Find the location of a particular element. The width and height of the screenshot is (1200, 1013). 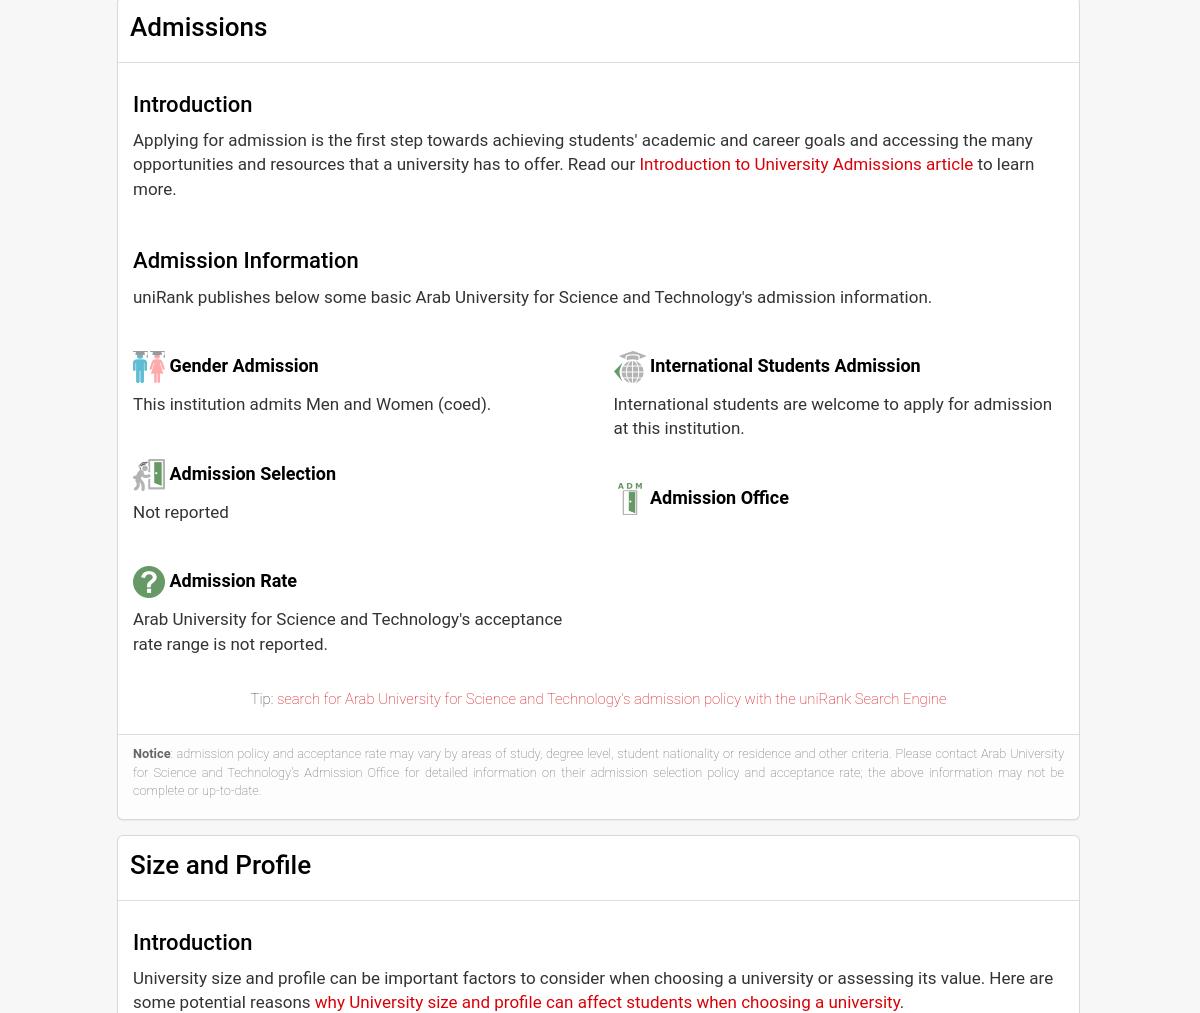

'Not reported' is located at coordinates (179, 510).